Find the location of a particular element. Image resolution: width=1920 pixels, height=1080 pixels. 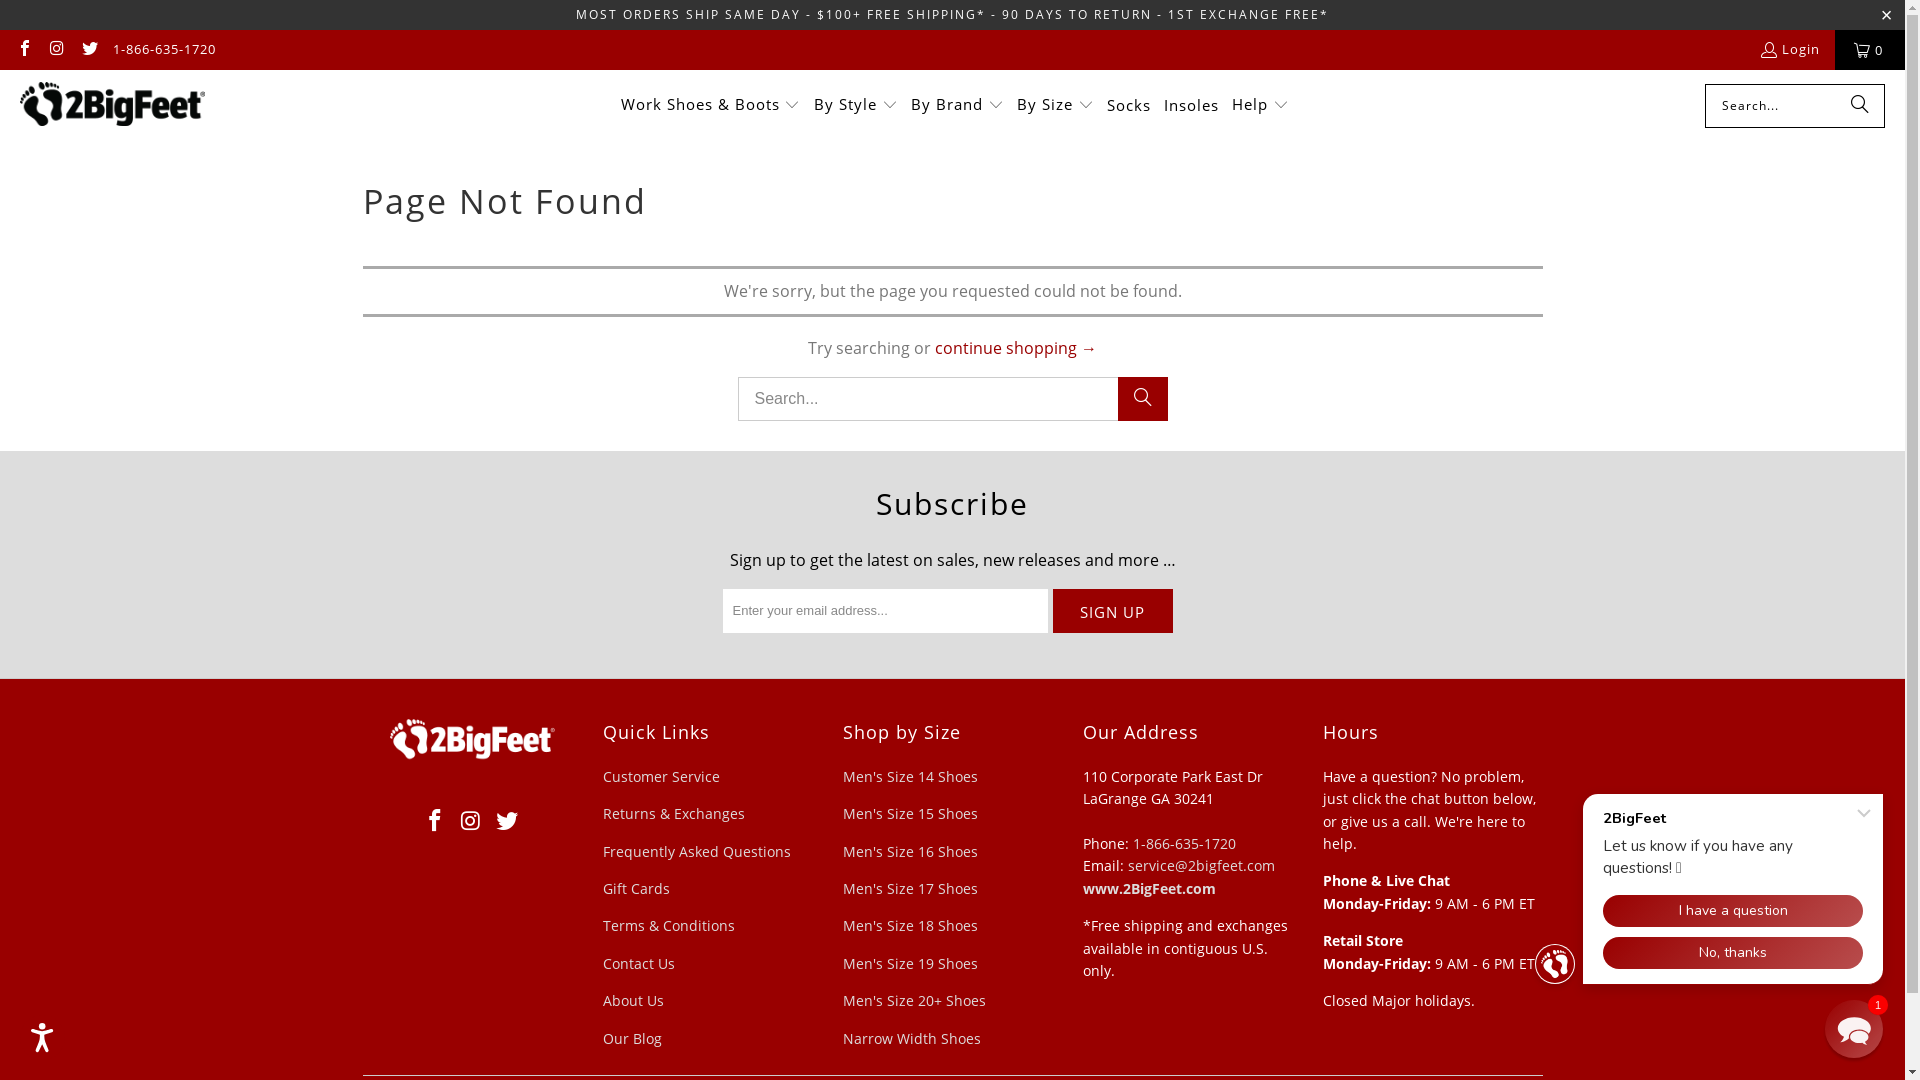

'2BigFeet on Facebook' is located at coordinates (435, 821).